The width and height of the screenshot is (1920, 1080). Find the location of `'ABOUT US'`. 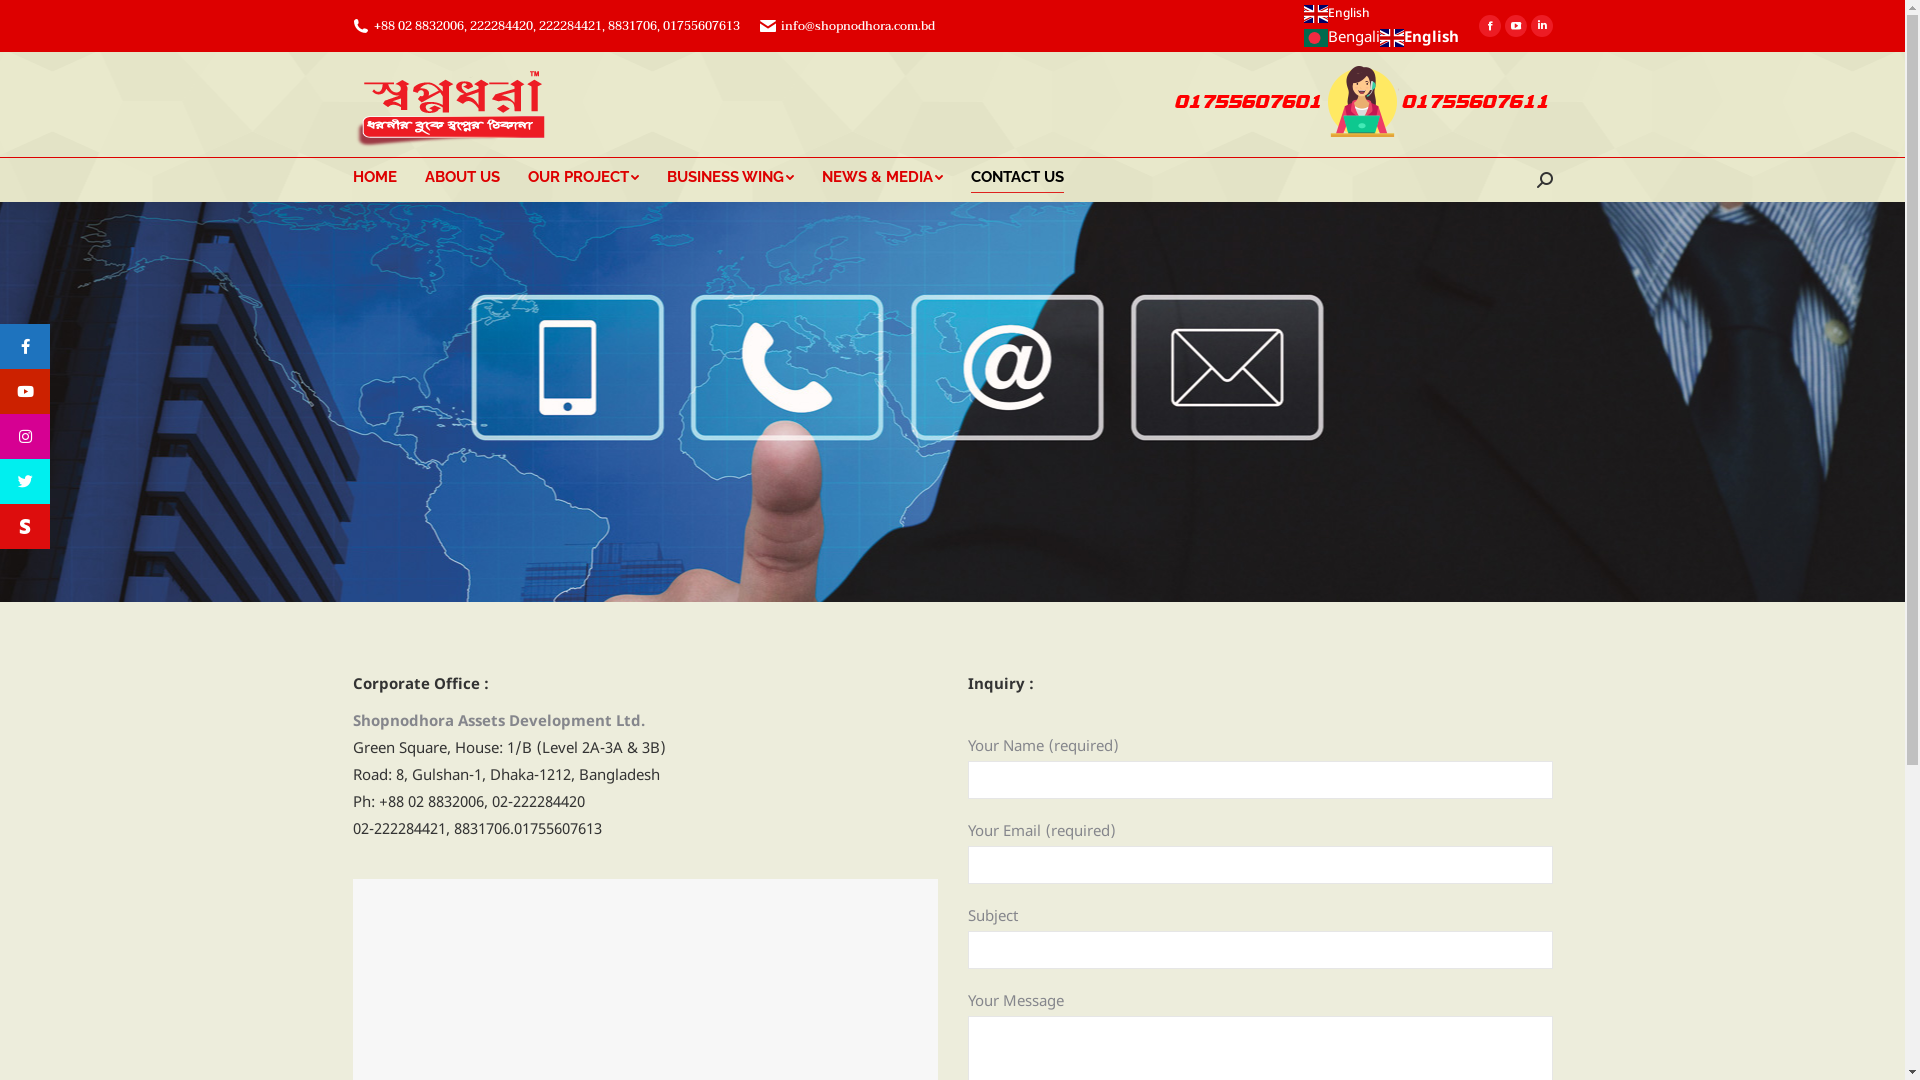

'ABOUT US' is located at coordinates (474, 176).